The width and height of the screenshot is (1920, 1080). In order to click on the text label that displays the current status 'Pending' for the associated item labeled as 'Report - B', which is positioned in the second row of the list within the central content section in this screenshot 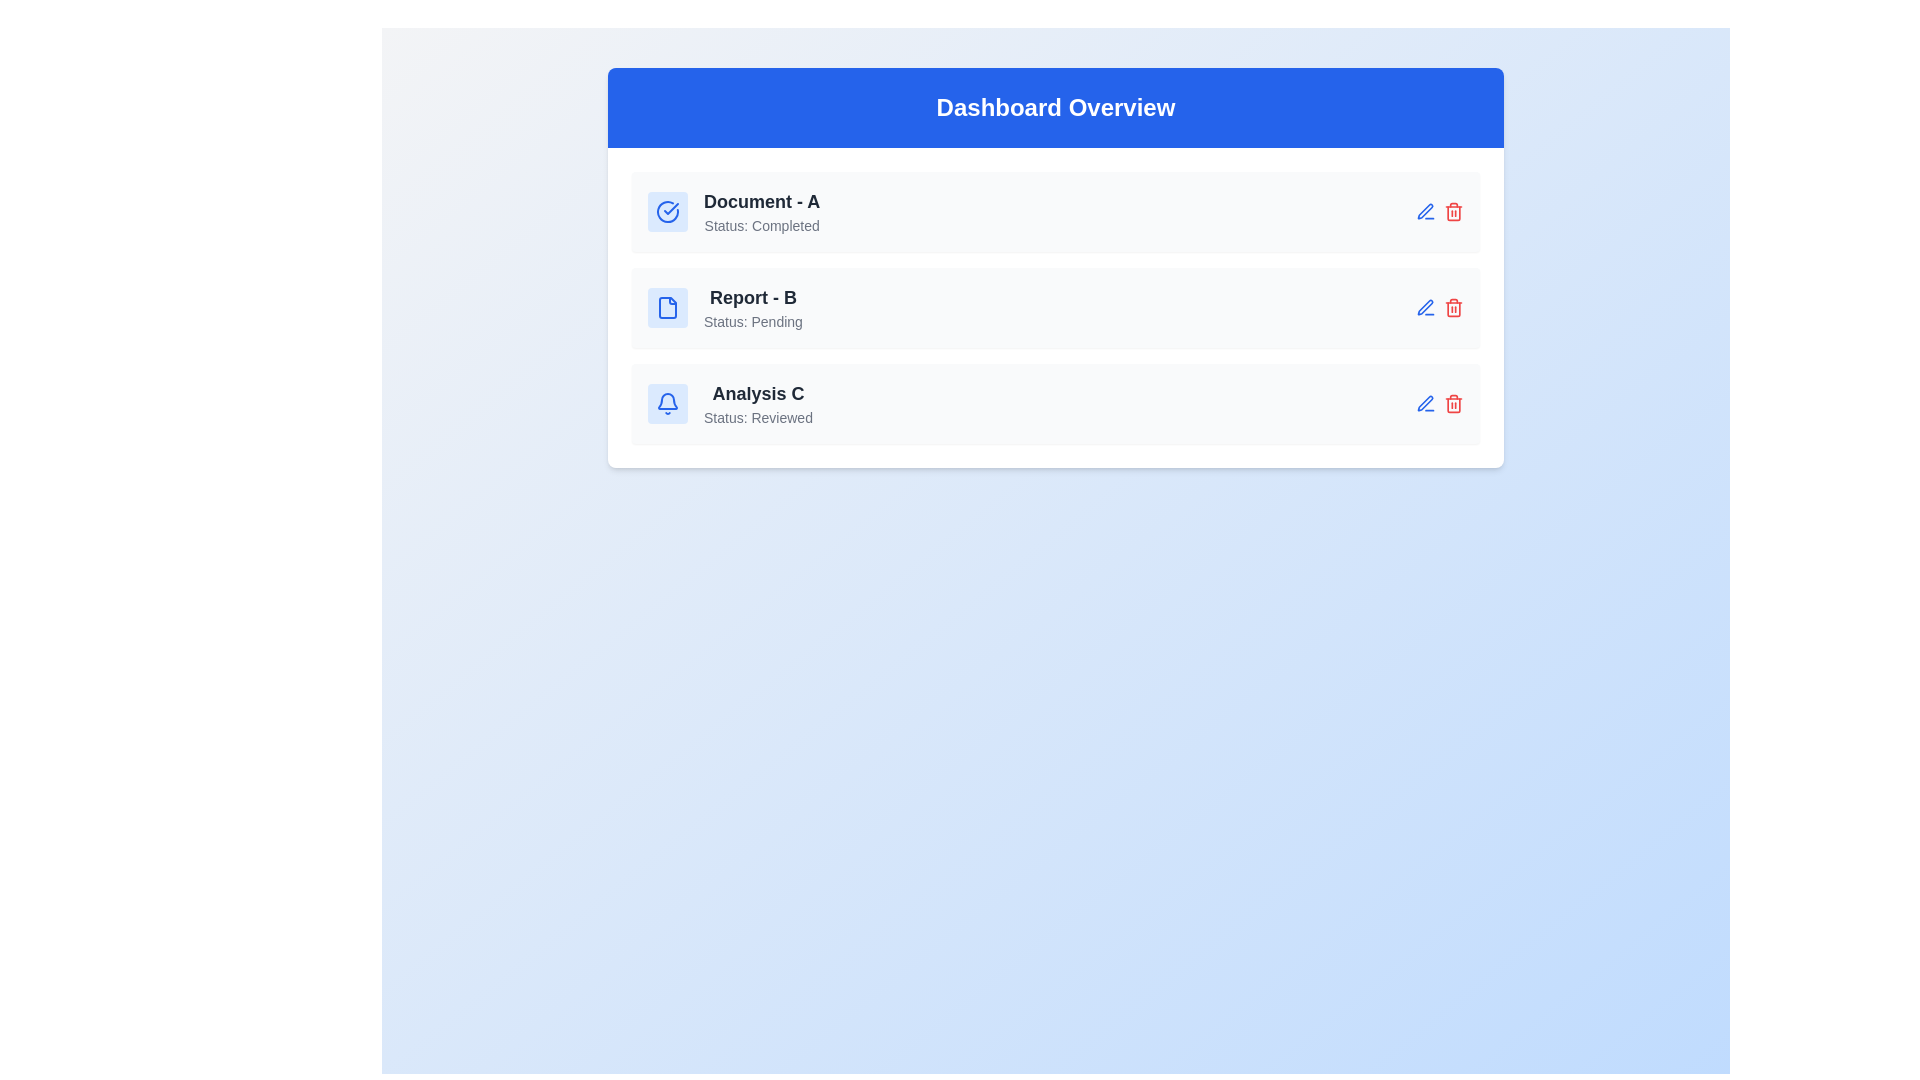, I will do `click(752, 320)`.